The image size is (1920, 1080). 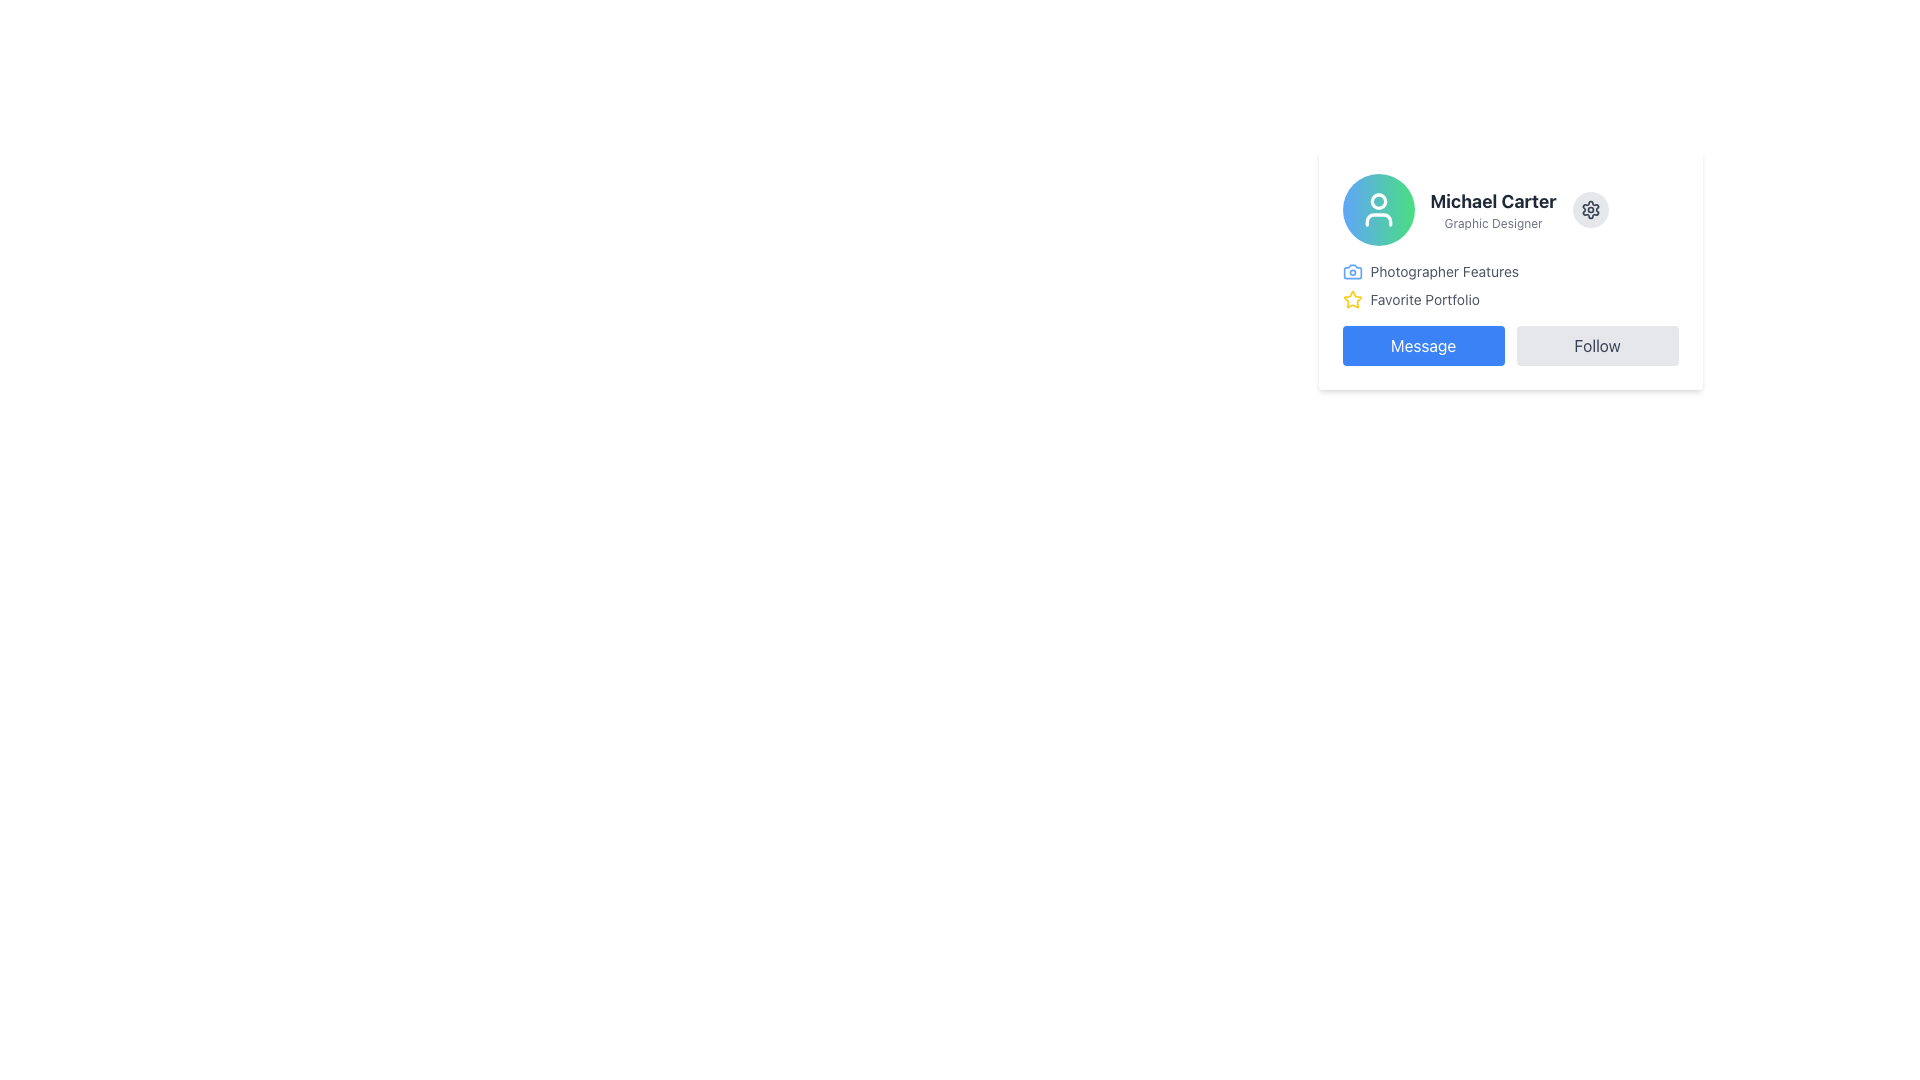 What do you see at coordinates (1352, 272) in the screenshot?
I see `the camera icon that signifies the 'Photographer Features' section, located within the profile card section, adjacent to the left of the 'Photographer Features' text` at bounding box center [1352, 272].